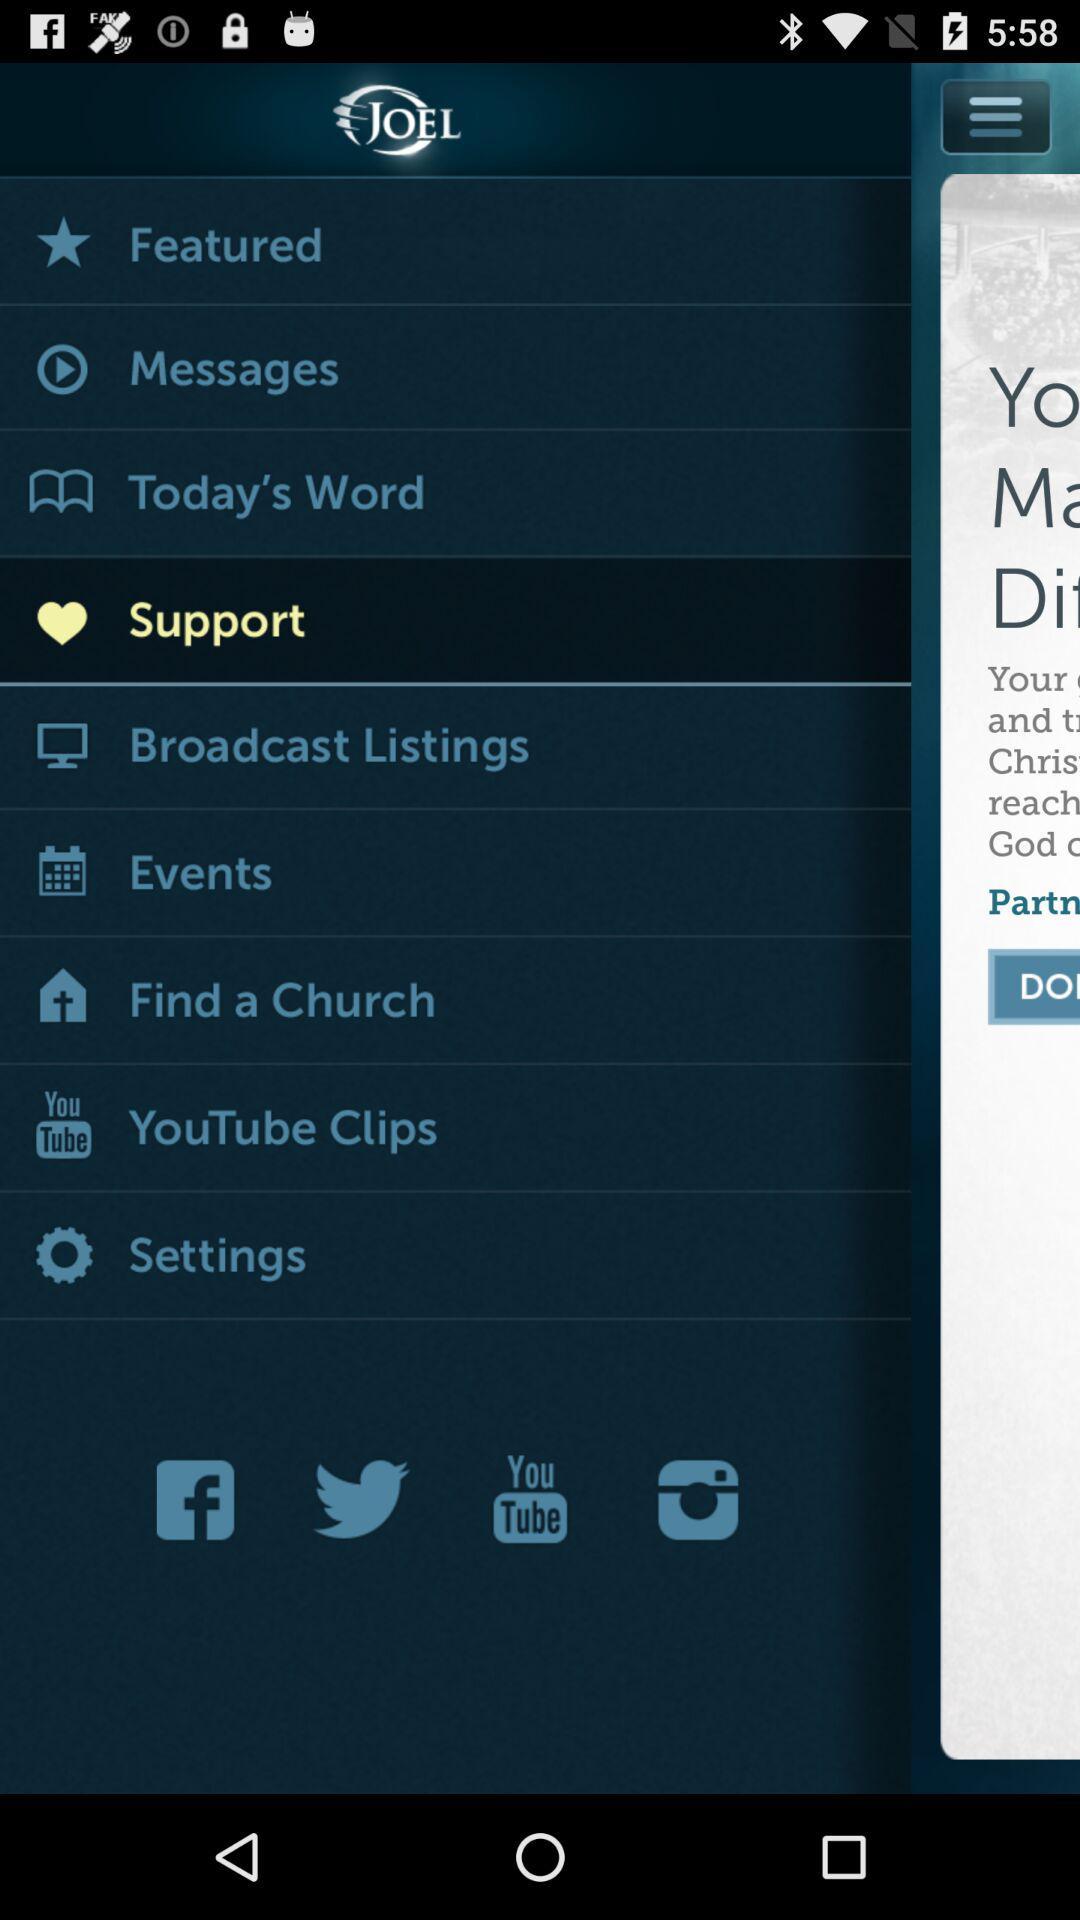 The image size is (1080, 1920). I want to click on the twitter icon, so click(362, 1605).